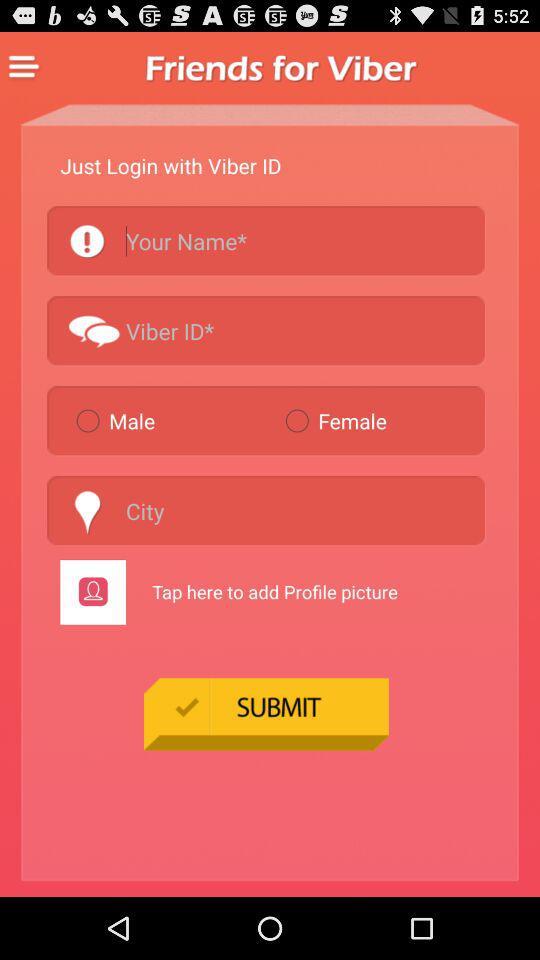 The height and width of the screenshot is (960, 540). I want to click on menu, so click(23, 67).